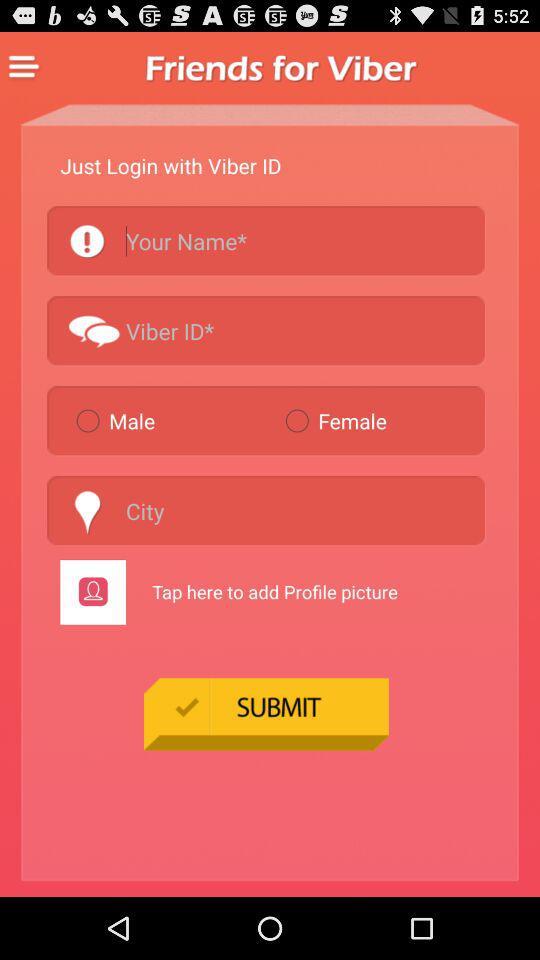 The height and width of the screenshot is (960, 540). I want to click on menu, so click(23, 67).